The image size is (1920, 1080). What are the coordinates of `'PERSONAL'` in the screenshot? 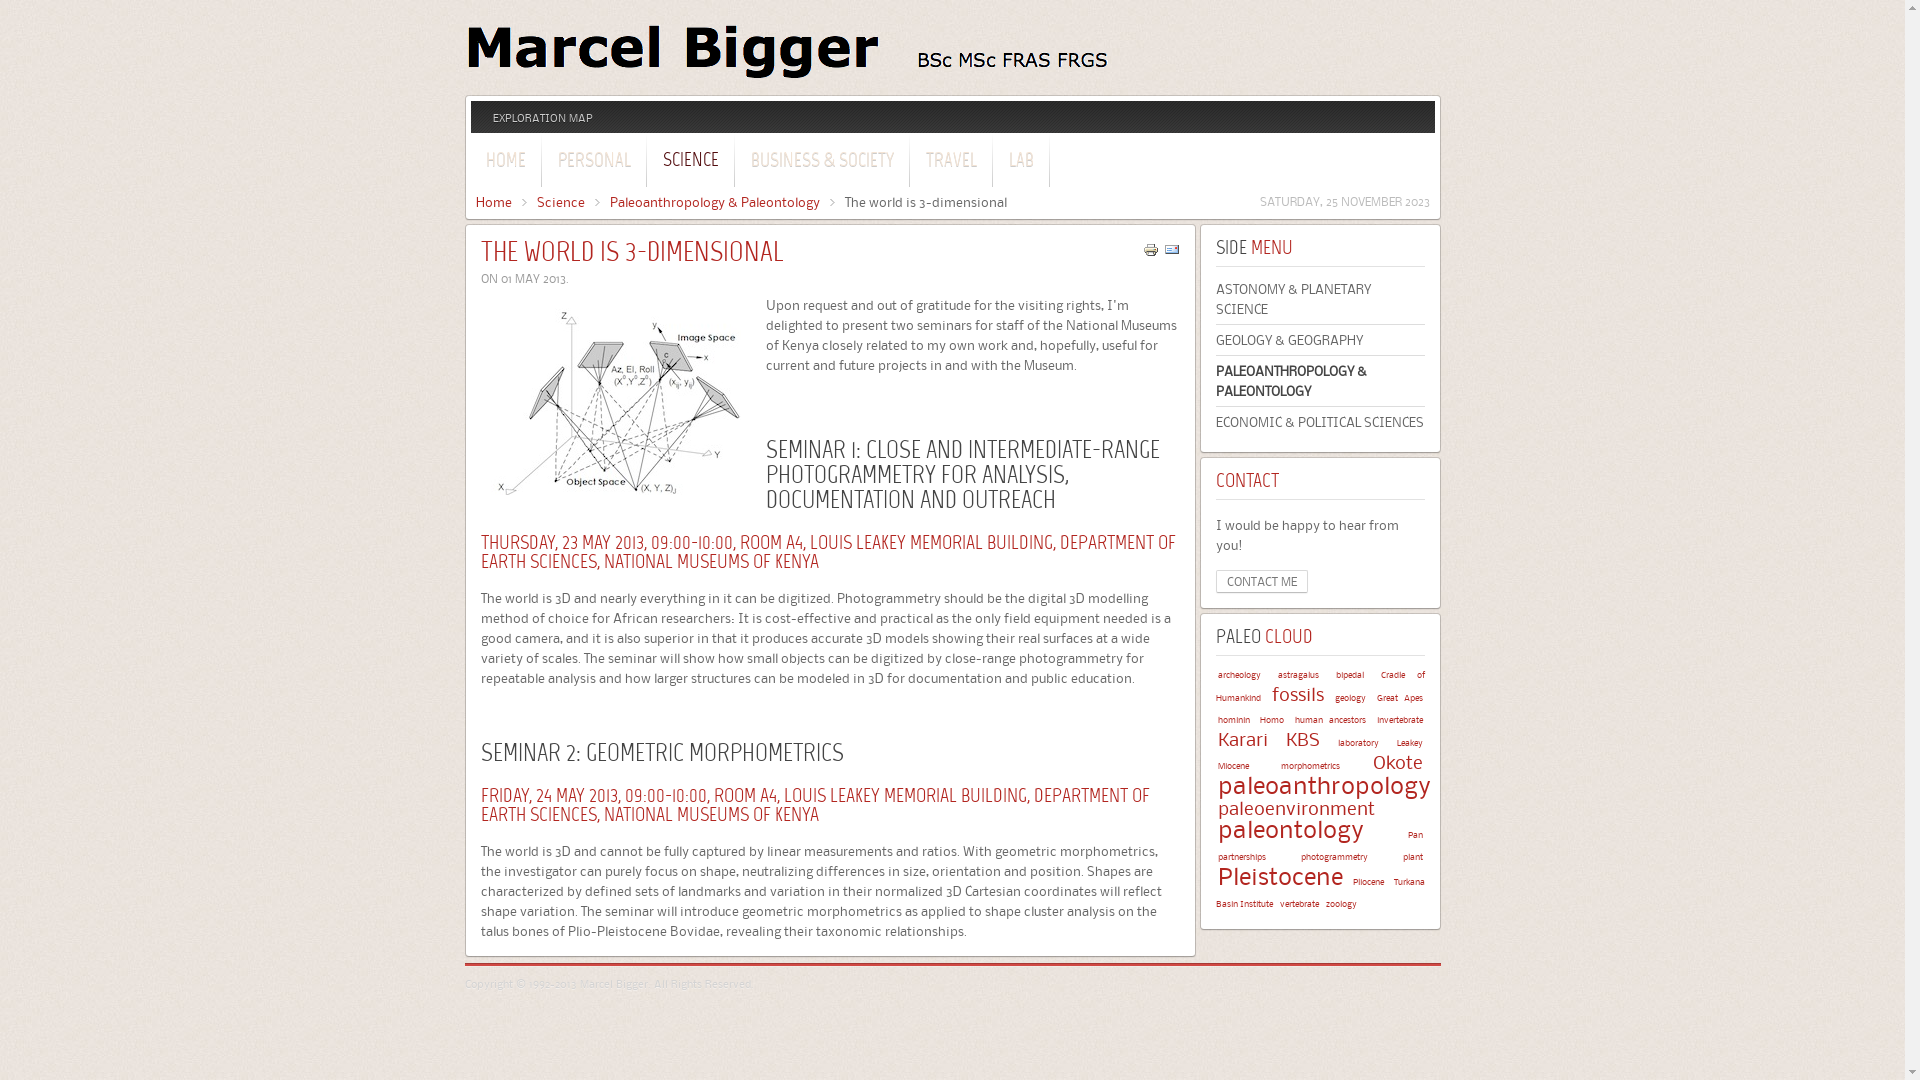 It's located at (592, 157).